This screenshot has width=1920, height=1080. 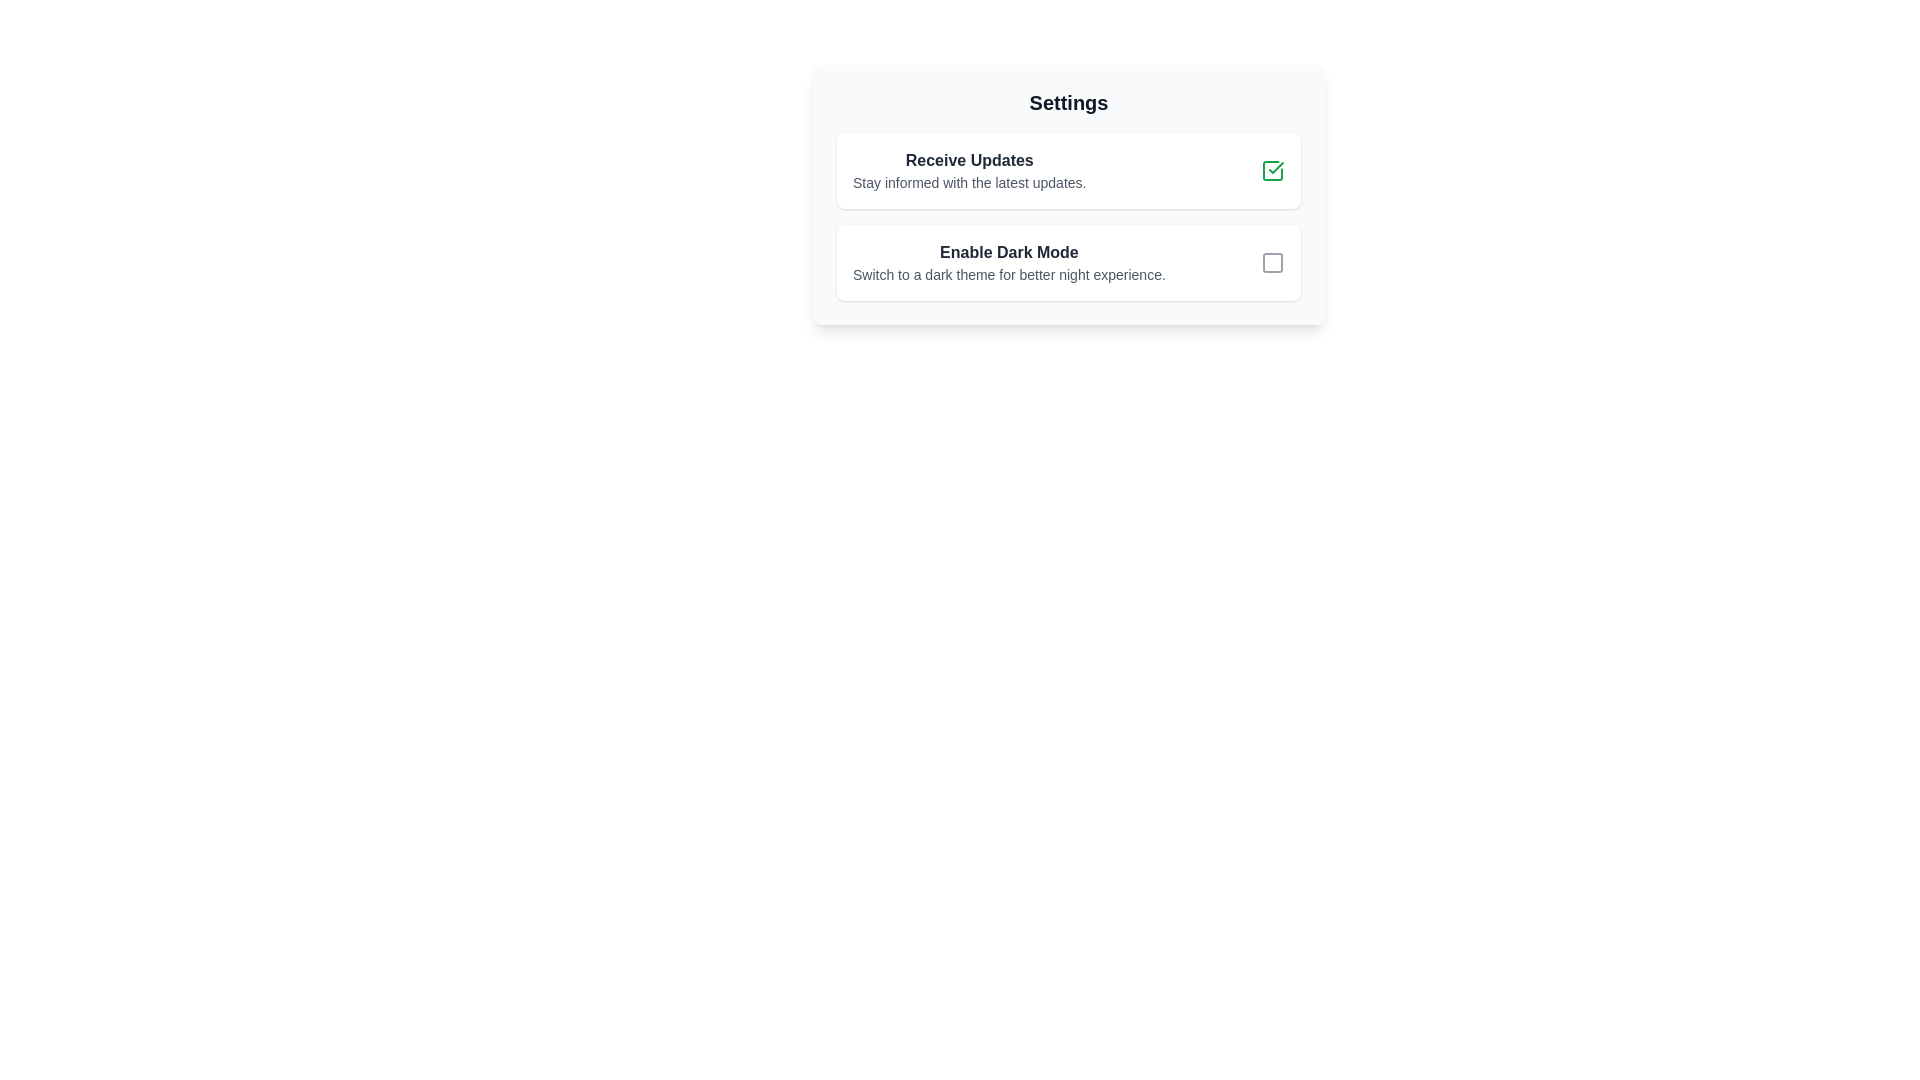 What do you see at coordinates (1068, 261) in the screenshot?
I see `the checkbox in the settings panel` at bounding box center [1068, 261].